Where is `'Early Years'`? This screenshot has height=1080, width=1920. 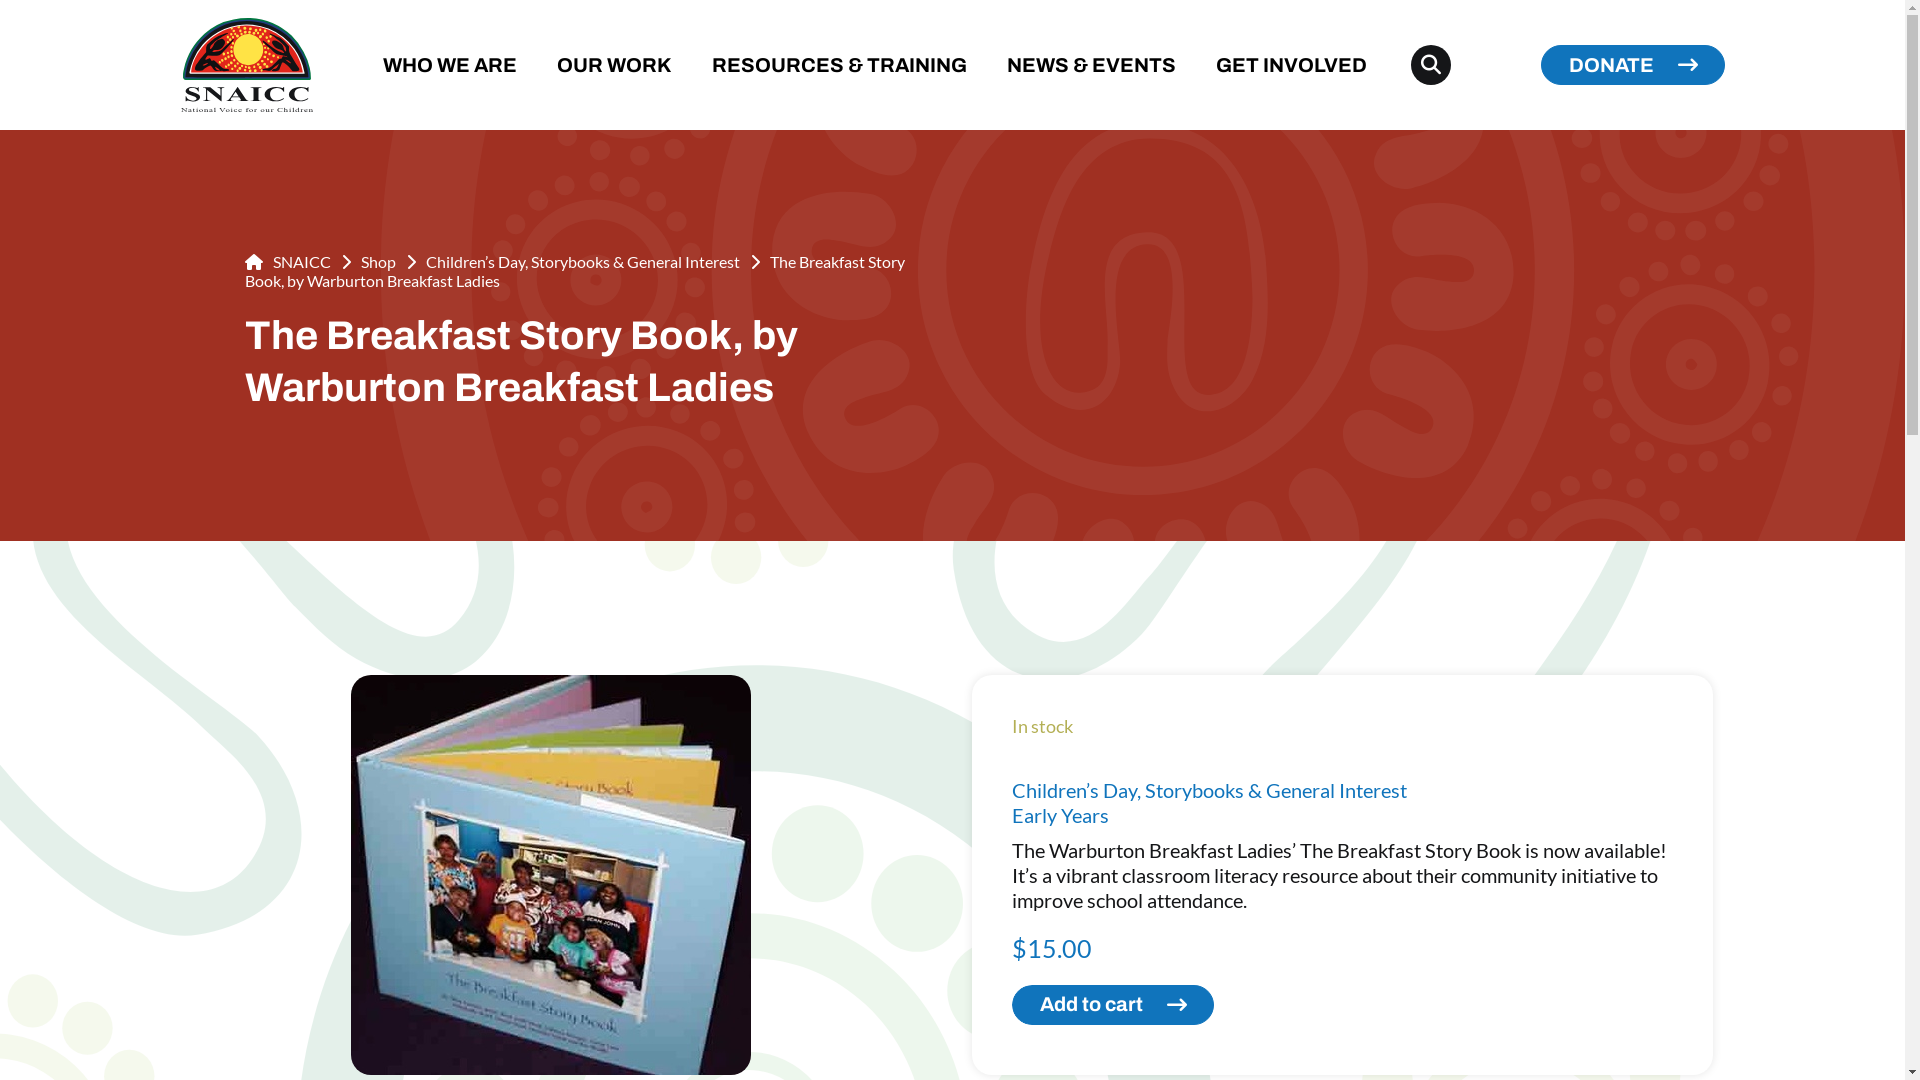 'Early Years' is located at coordinates (1059, 814).